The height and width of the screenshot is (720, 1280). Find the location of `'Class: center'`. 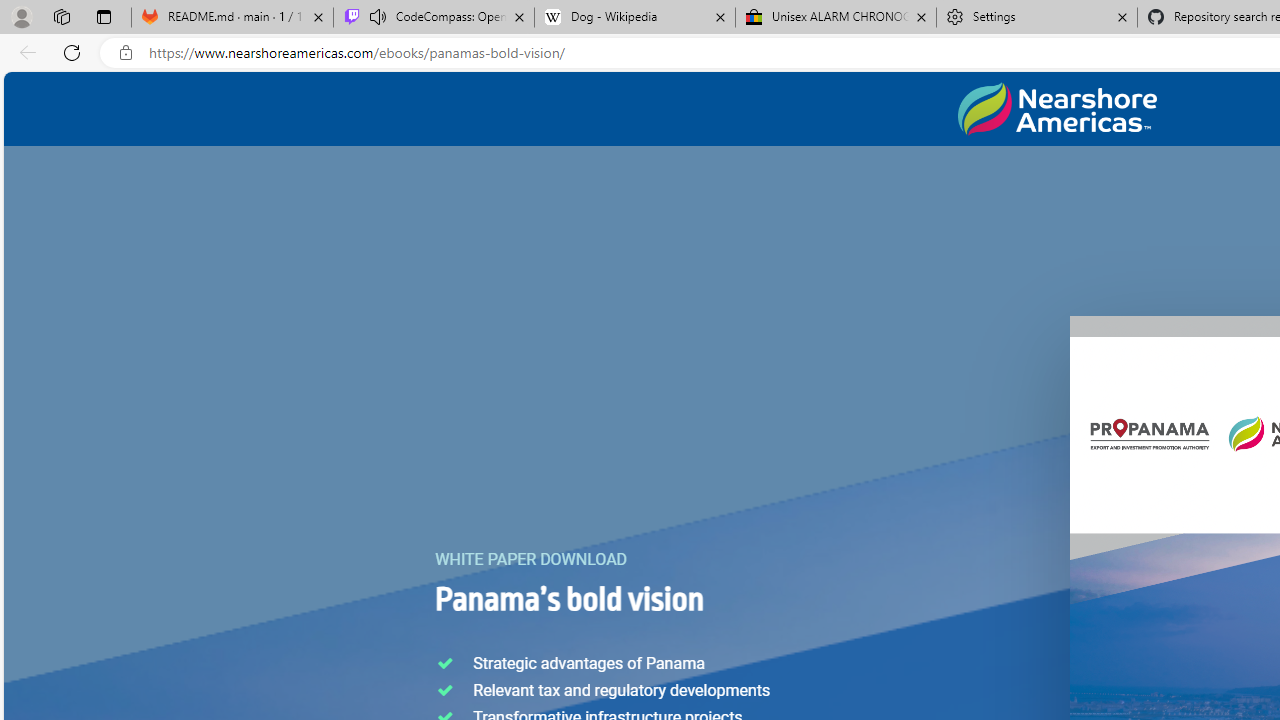

'Class: center' is located at coordinates (1056, 109).